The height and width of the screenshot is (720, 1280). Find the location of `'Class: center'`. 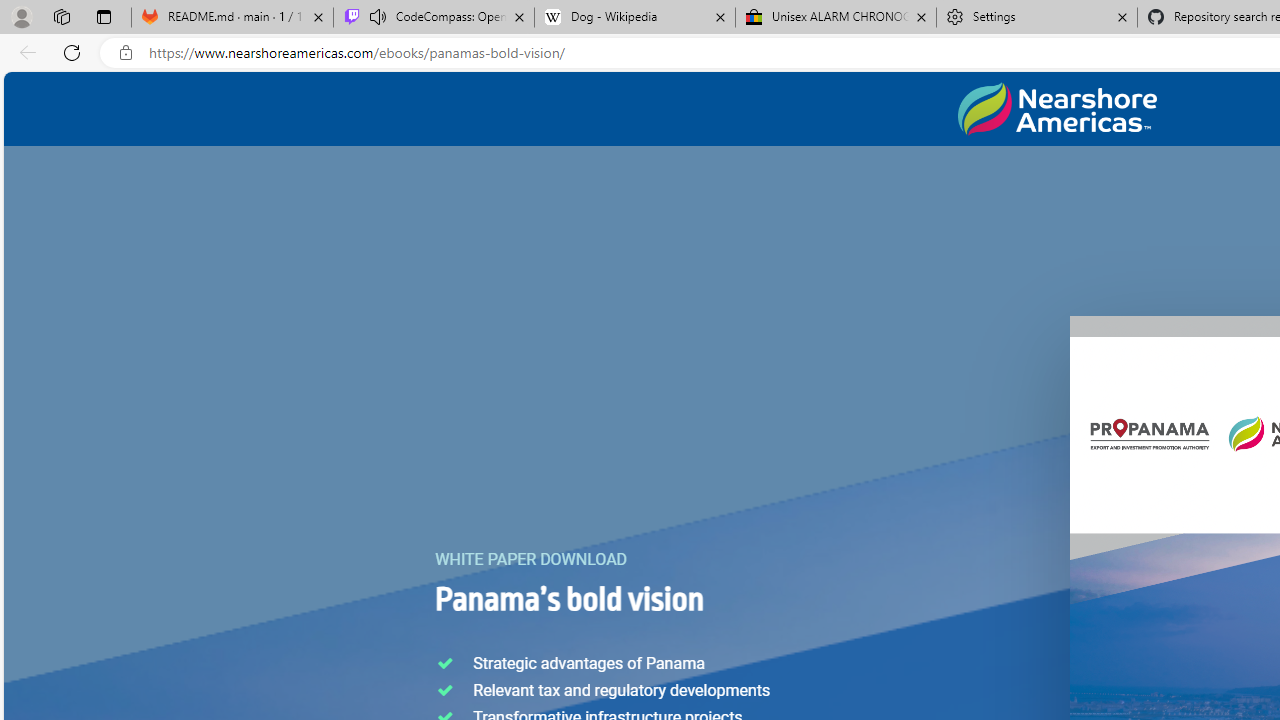

'Class: center' is located at coordinates (1056, 109).